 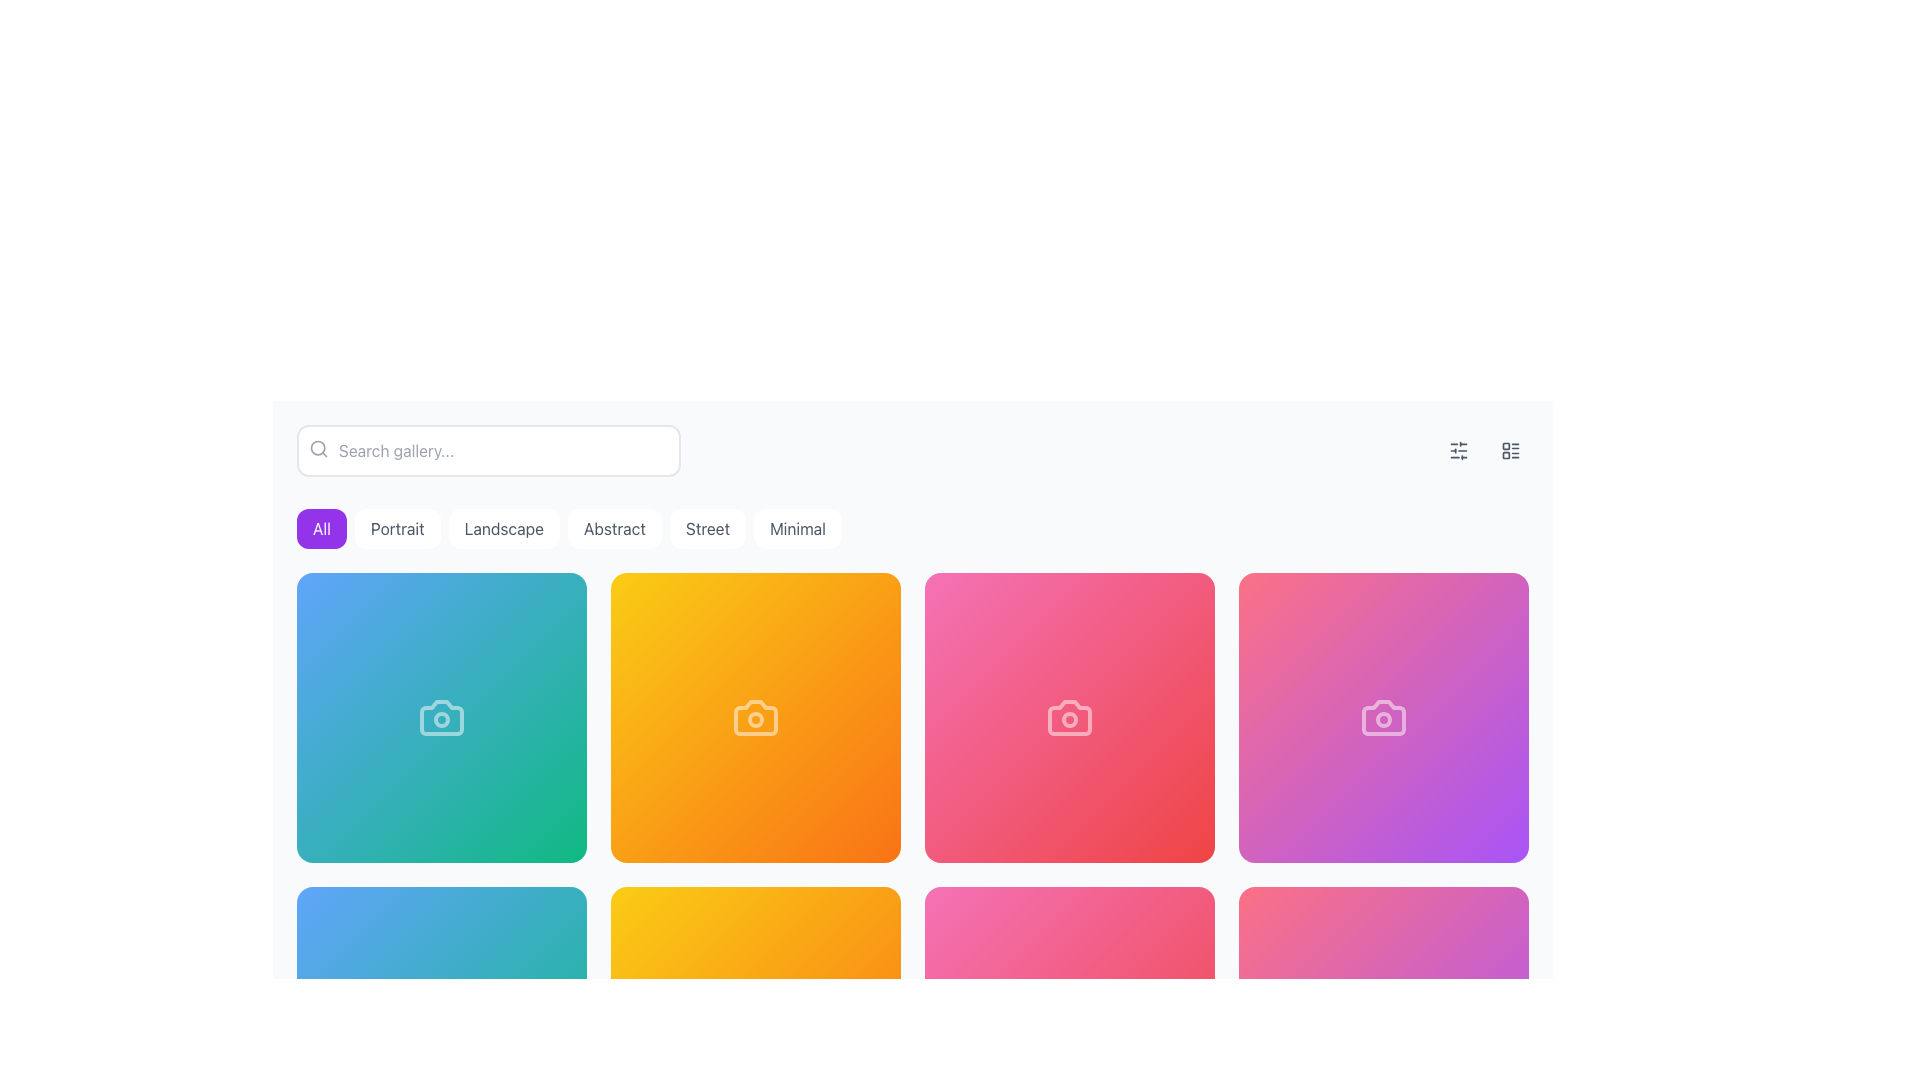 What do you see at coordinates (754, 716) in the screenshot?
I see `the camera icon's body element, which is part of the SVG graphic in the orange card layout, located in the second card of the first row` at bounding box center [754, 716].